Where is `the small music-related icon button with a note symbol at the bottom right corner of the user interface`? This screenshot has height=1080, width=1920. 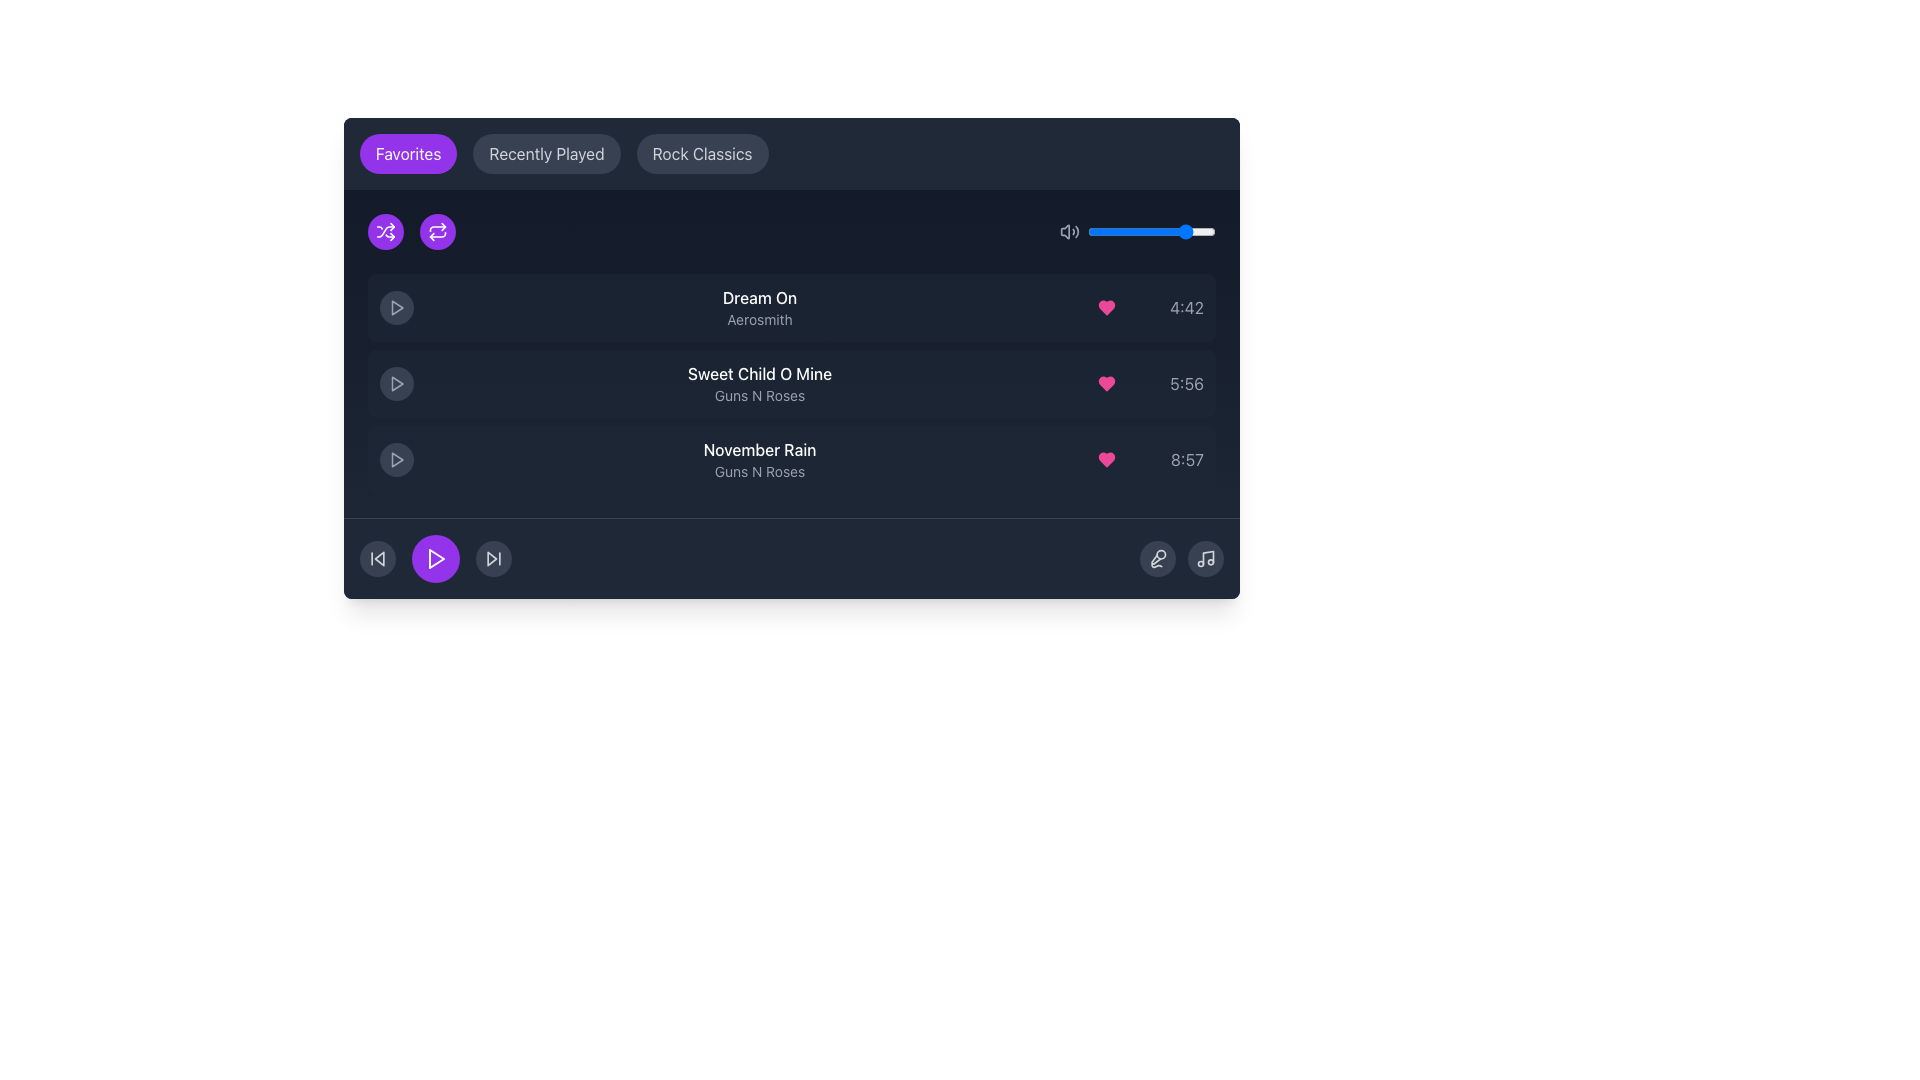
the small music-related icon button with a note symbol at the bottom right corner of the user interface is located at coordinates (1204, 559).